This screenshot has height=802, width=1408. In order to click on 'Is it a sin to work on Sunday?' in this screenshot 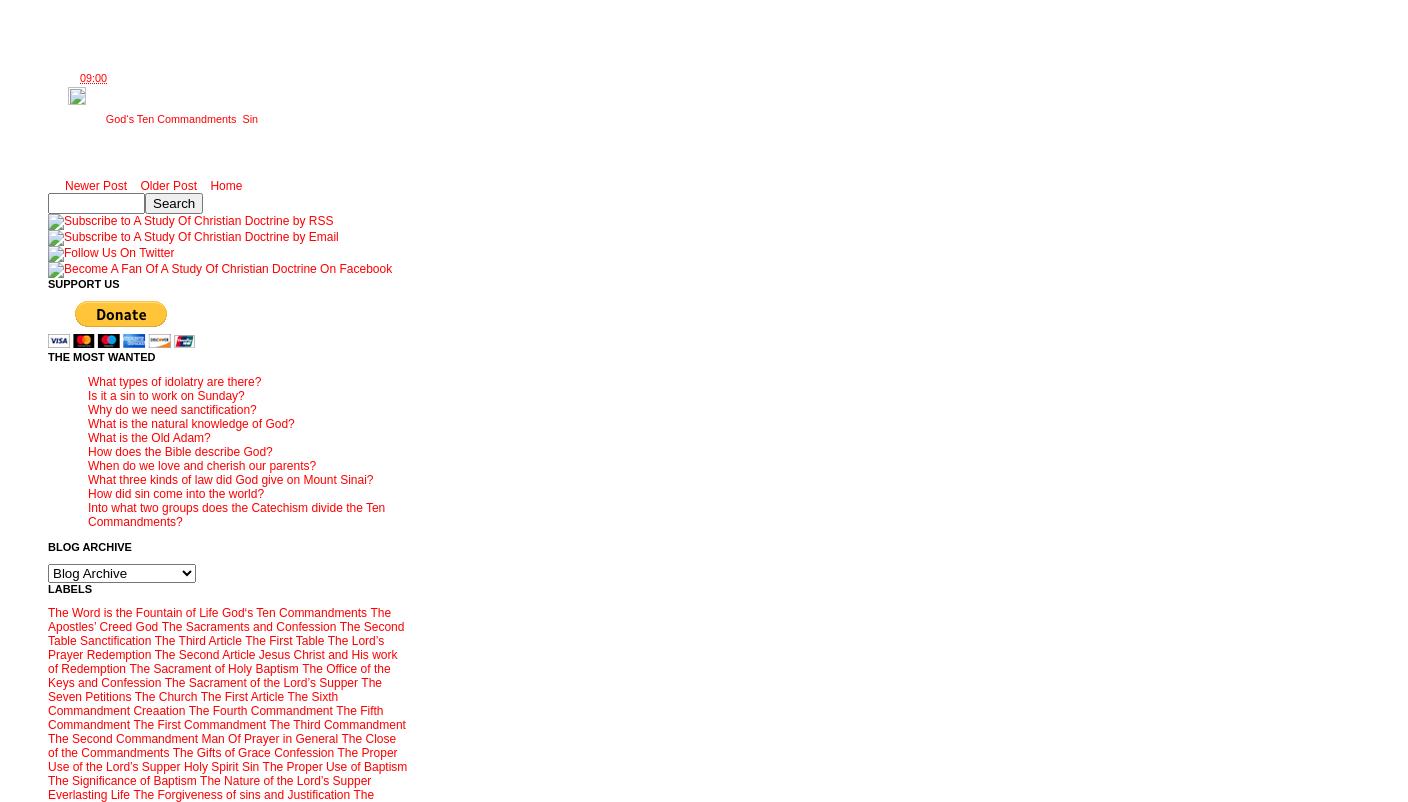, I will do `click(166, 395)`.